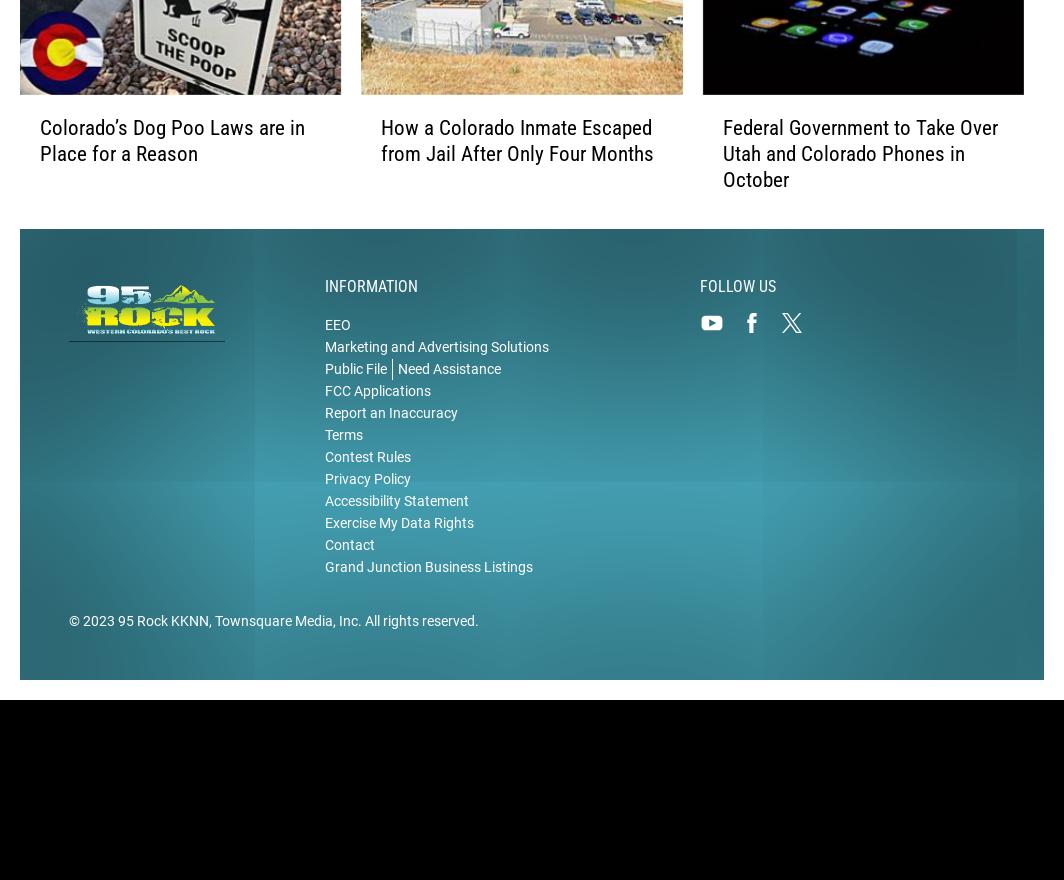  Describe the element at coordinates (517, 142) in the screenshot. I see `'How a Colorado Inmate Escaped from Jail After Only Four Months'` at that location.